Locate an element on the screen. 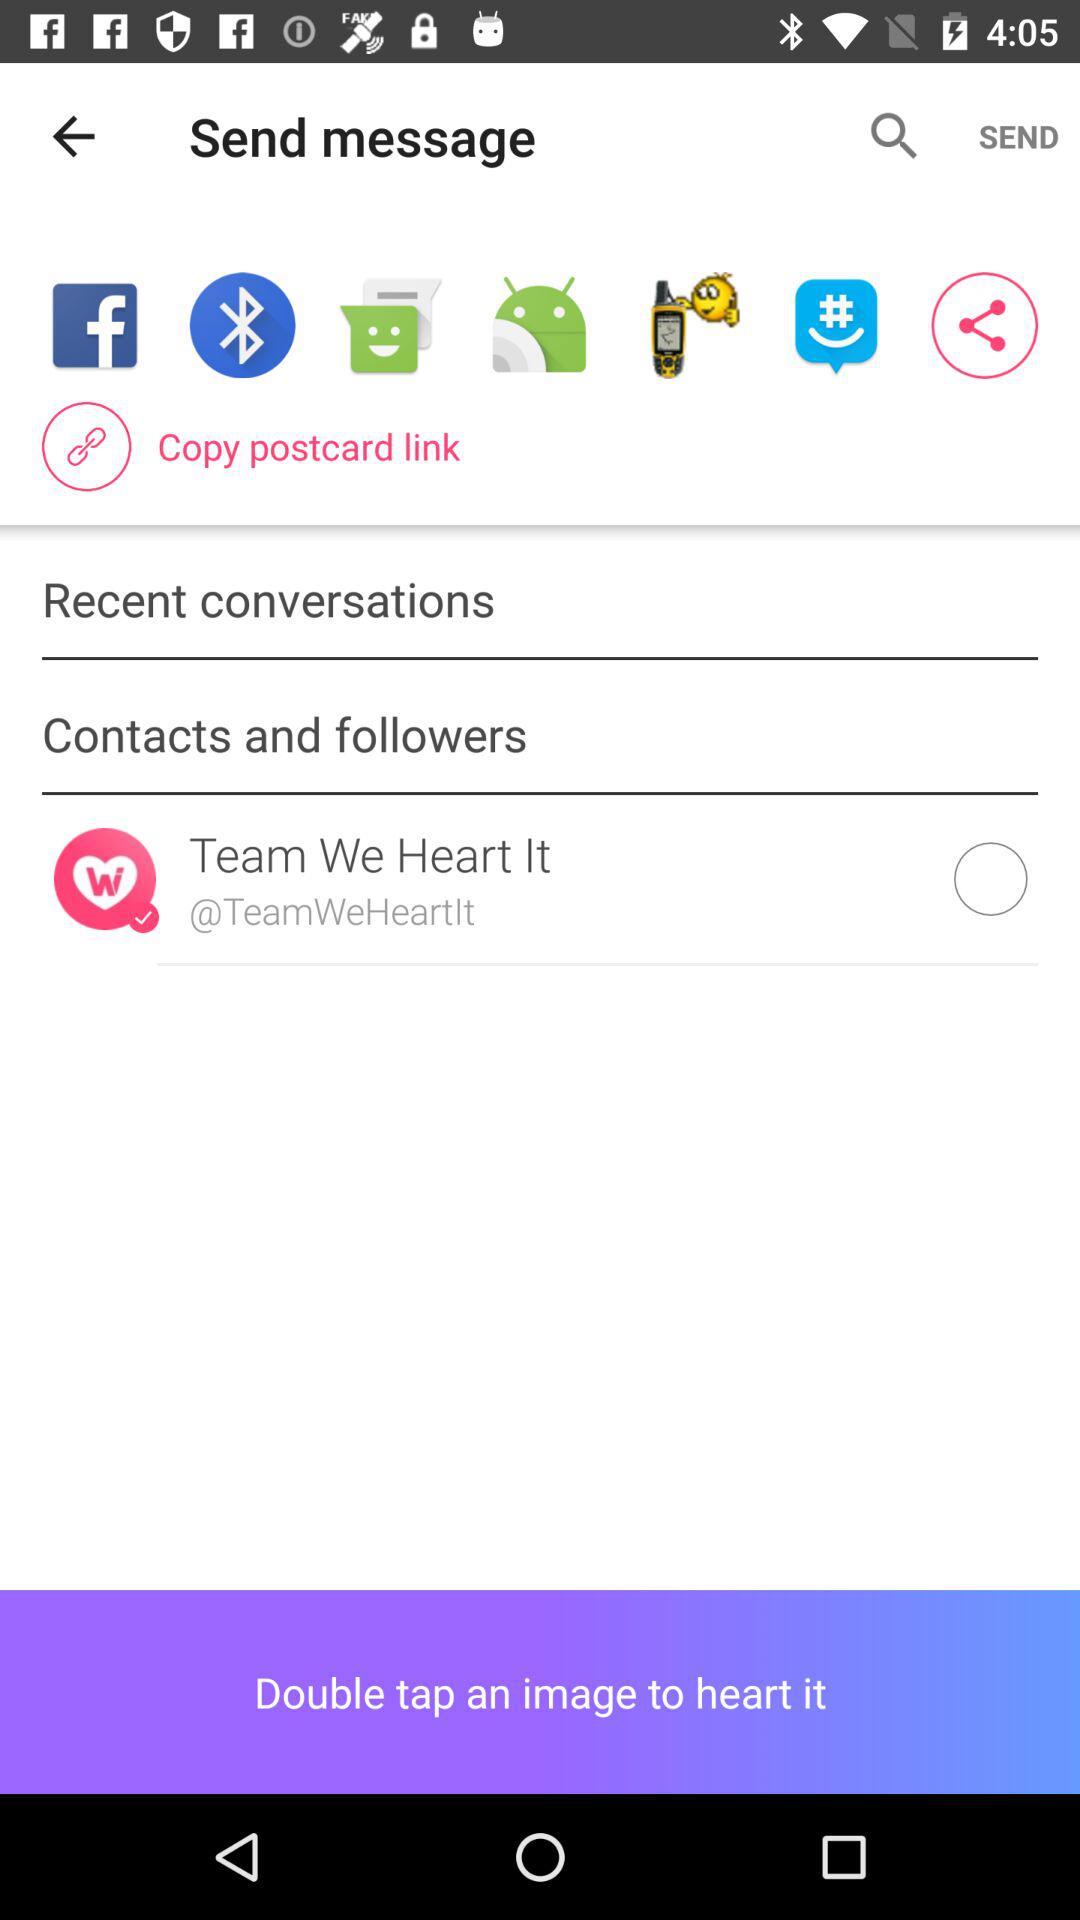  the item above copy postcard link icon is located at coordinates (686, 325).